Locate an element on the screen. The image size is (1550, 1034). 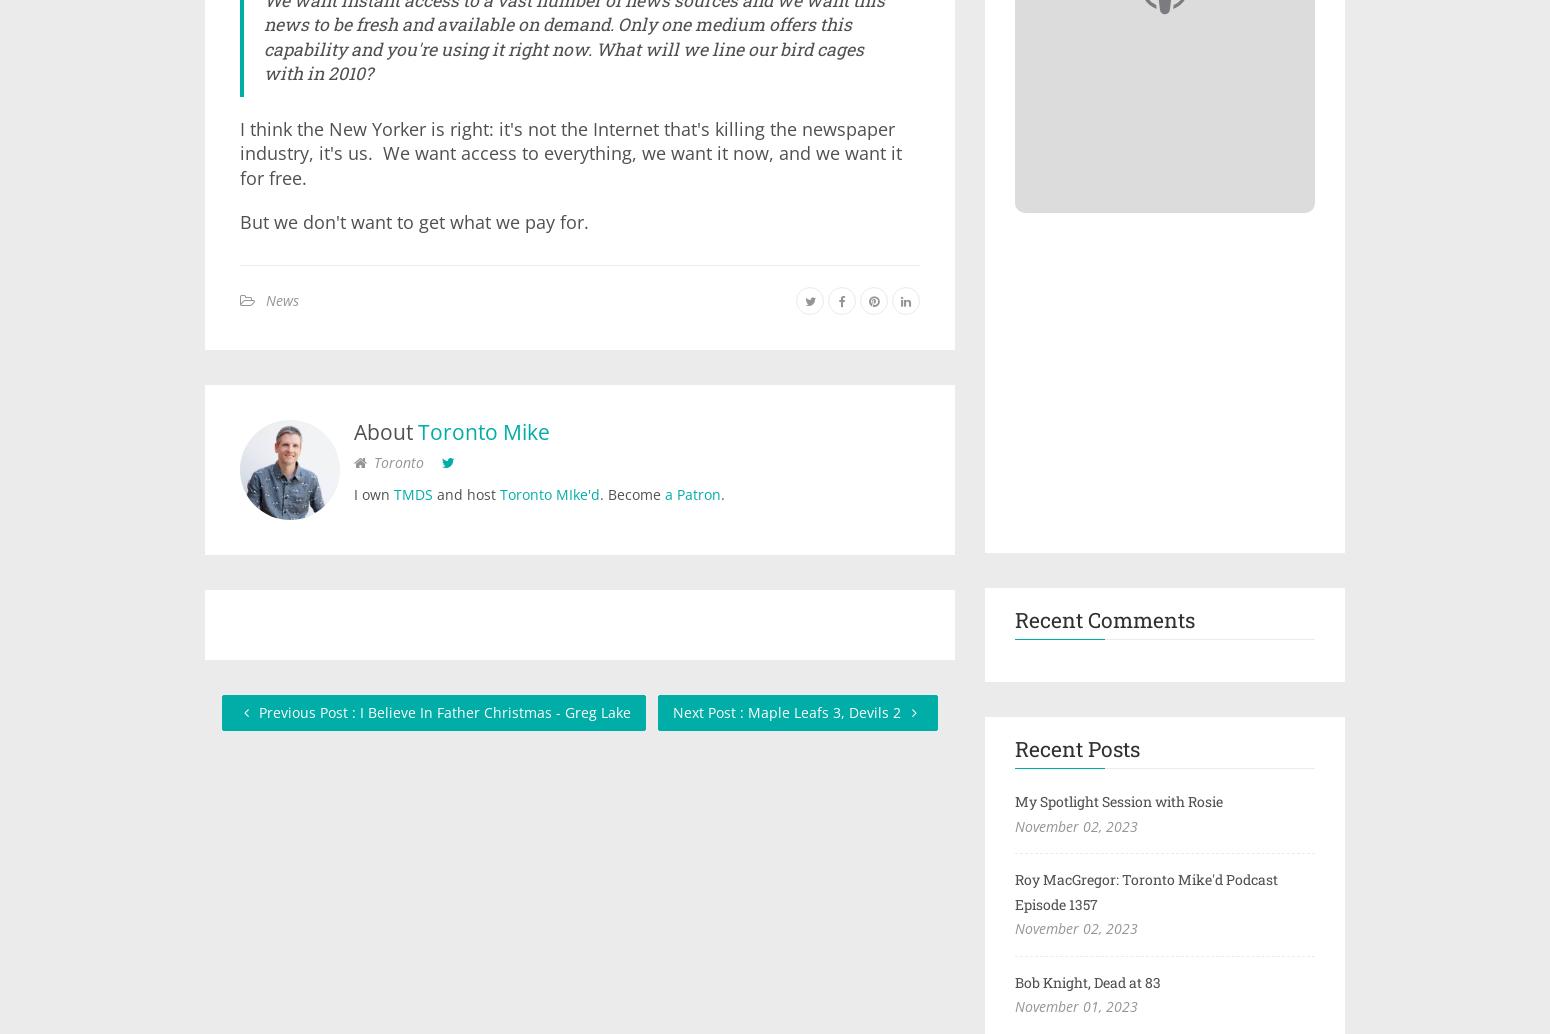
'Roy MacGregor: Toronto Mike'd Podcast Episode 1357' is located at coordinates (1145, 890).